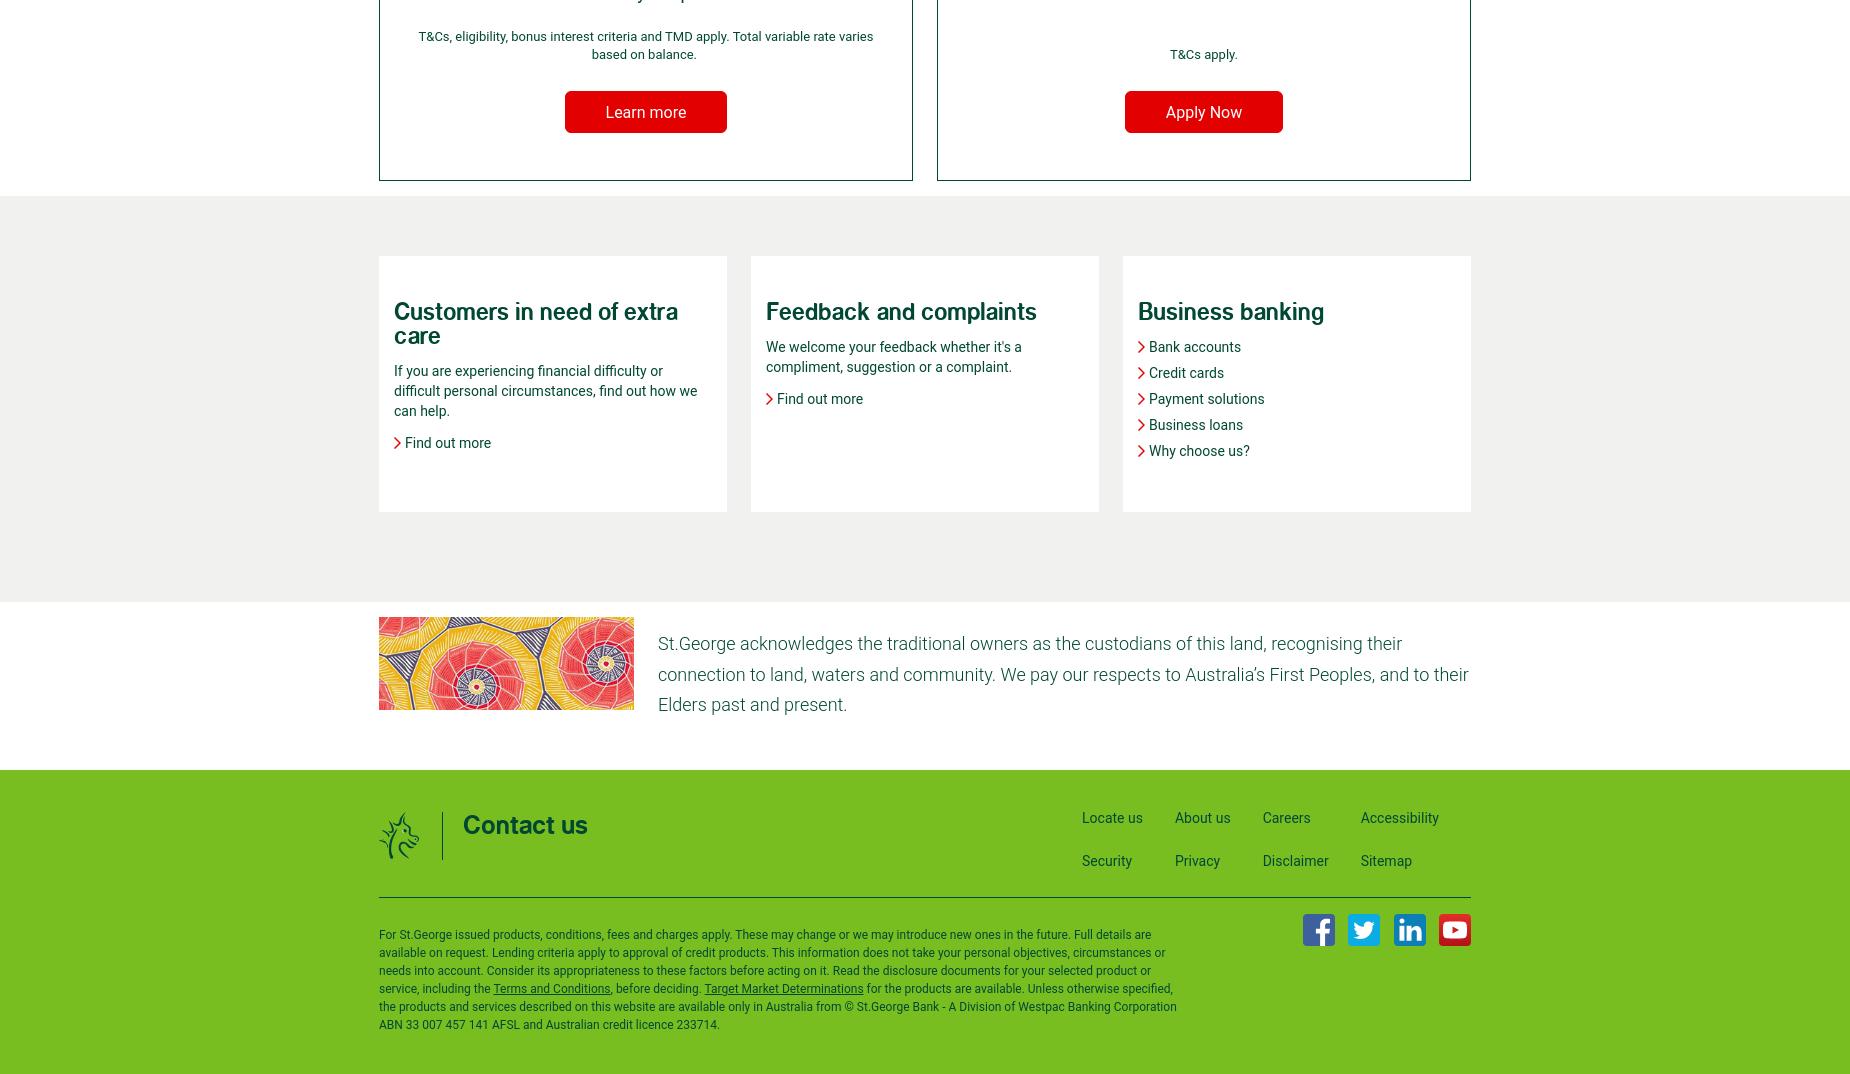 The width and height of the screenshot is (1850, 1074). I want to click on 'Feedback and complaints', so click(901, 311).